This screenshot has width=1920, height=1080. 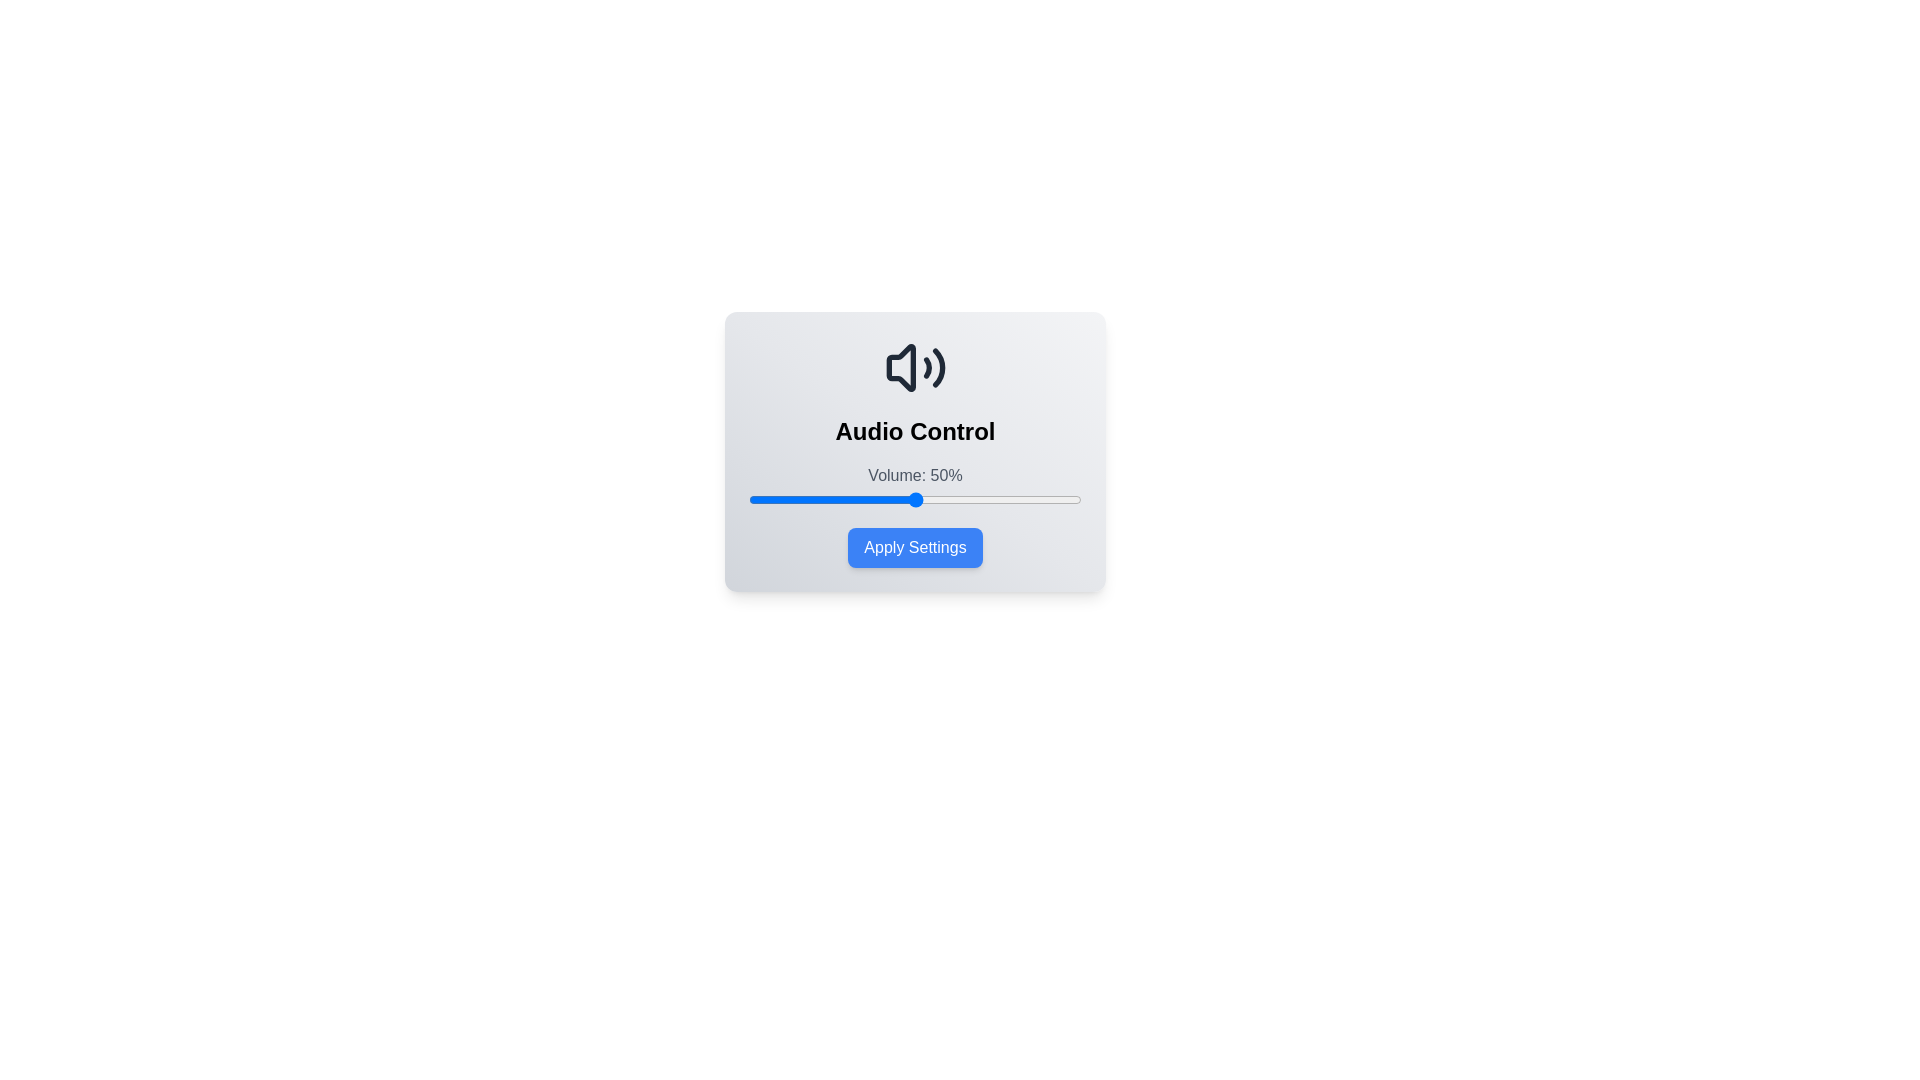 I want to click on the slider to set the volume value, which is located beneath the text 'Volume: 50%' and above the 'Apply Settings' button, so click(x=914, y=499).